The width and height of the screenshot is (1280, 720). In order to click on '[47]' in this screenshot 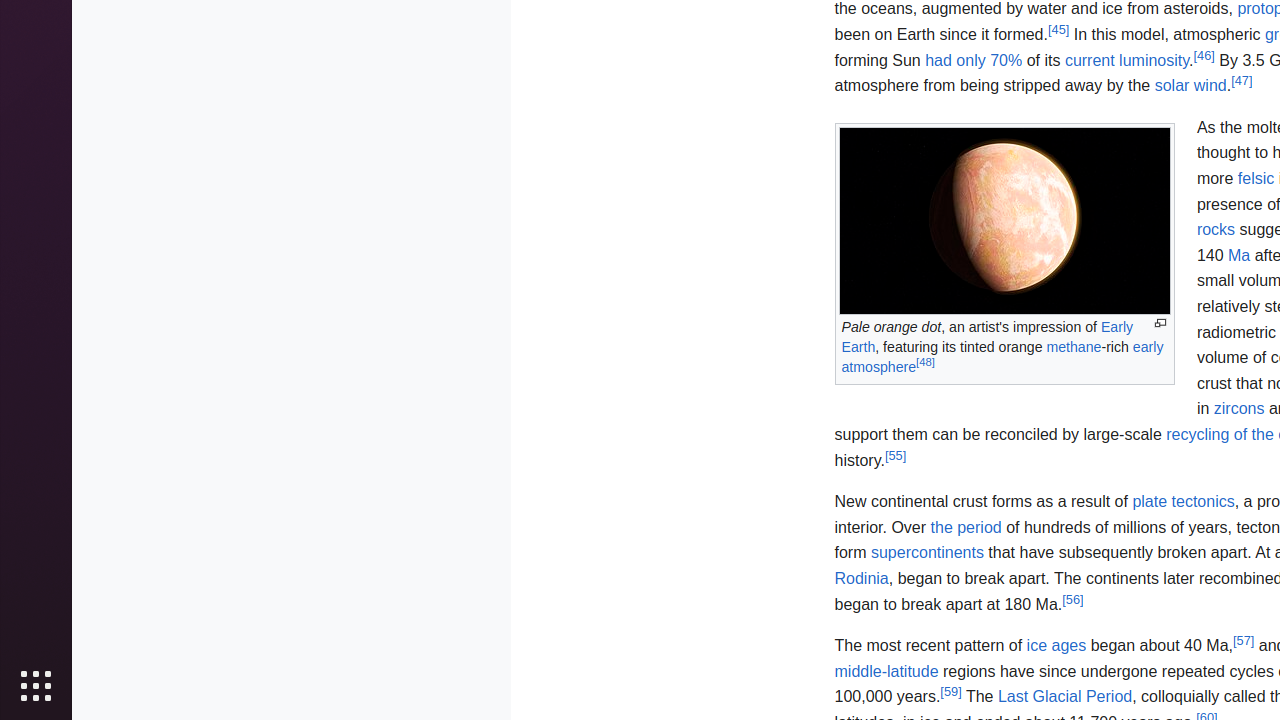, I will do `click(1240, 78)`.